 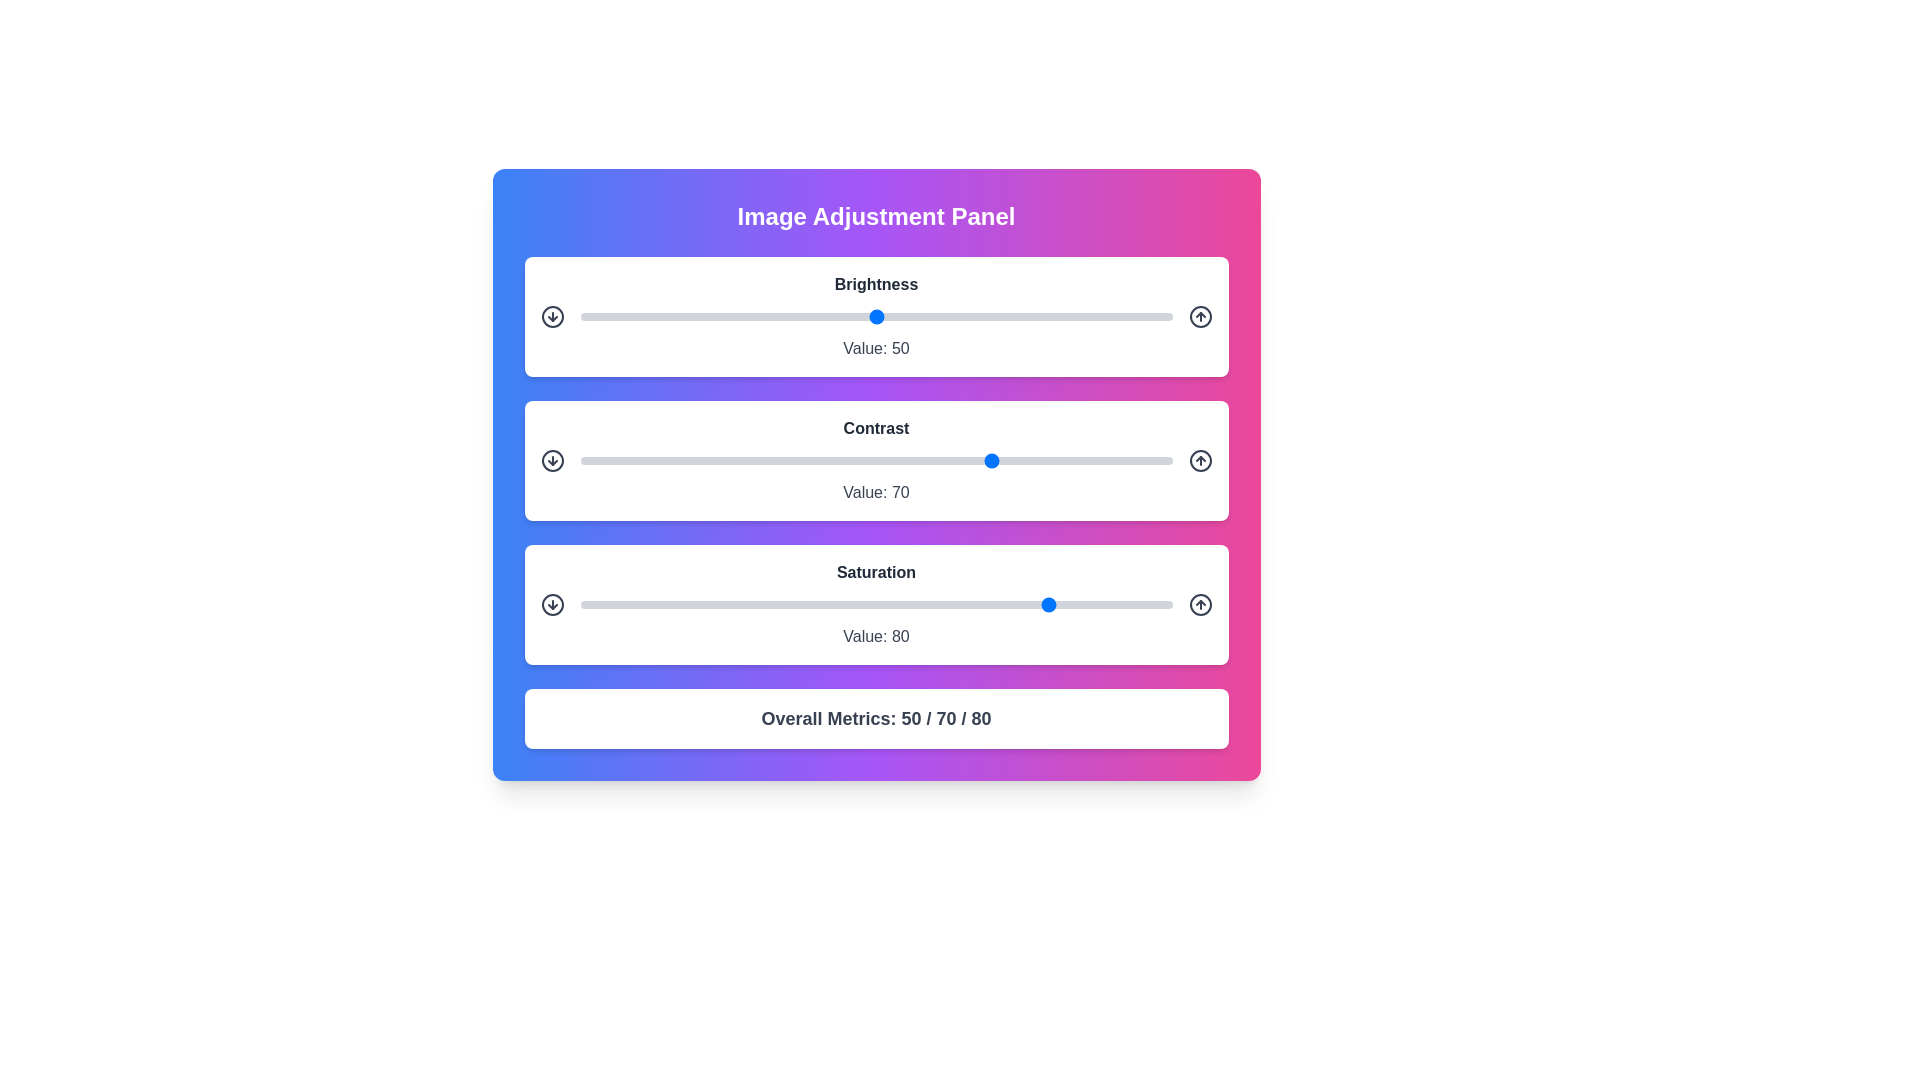 I want to click on saturation level, so click(x=911, y=604).